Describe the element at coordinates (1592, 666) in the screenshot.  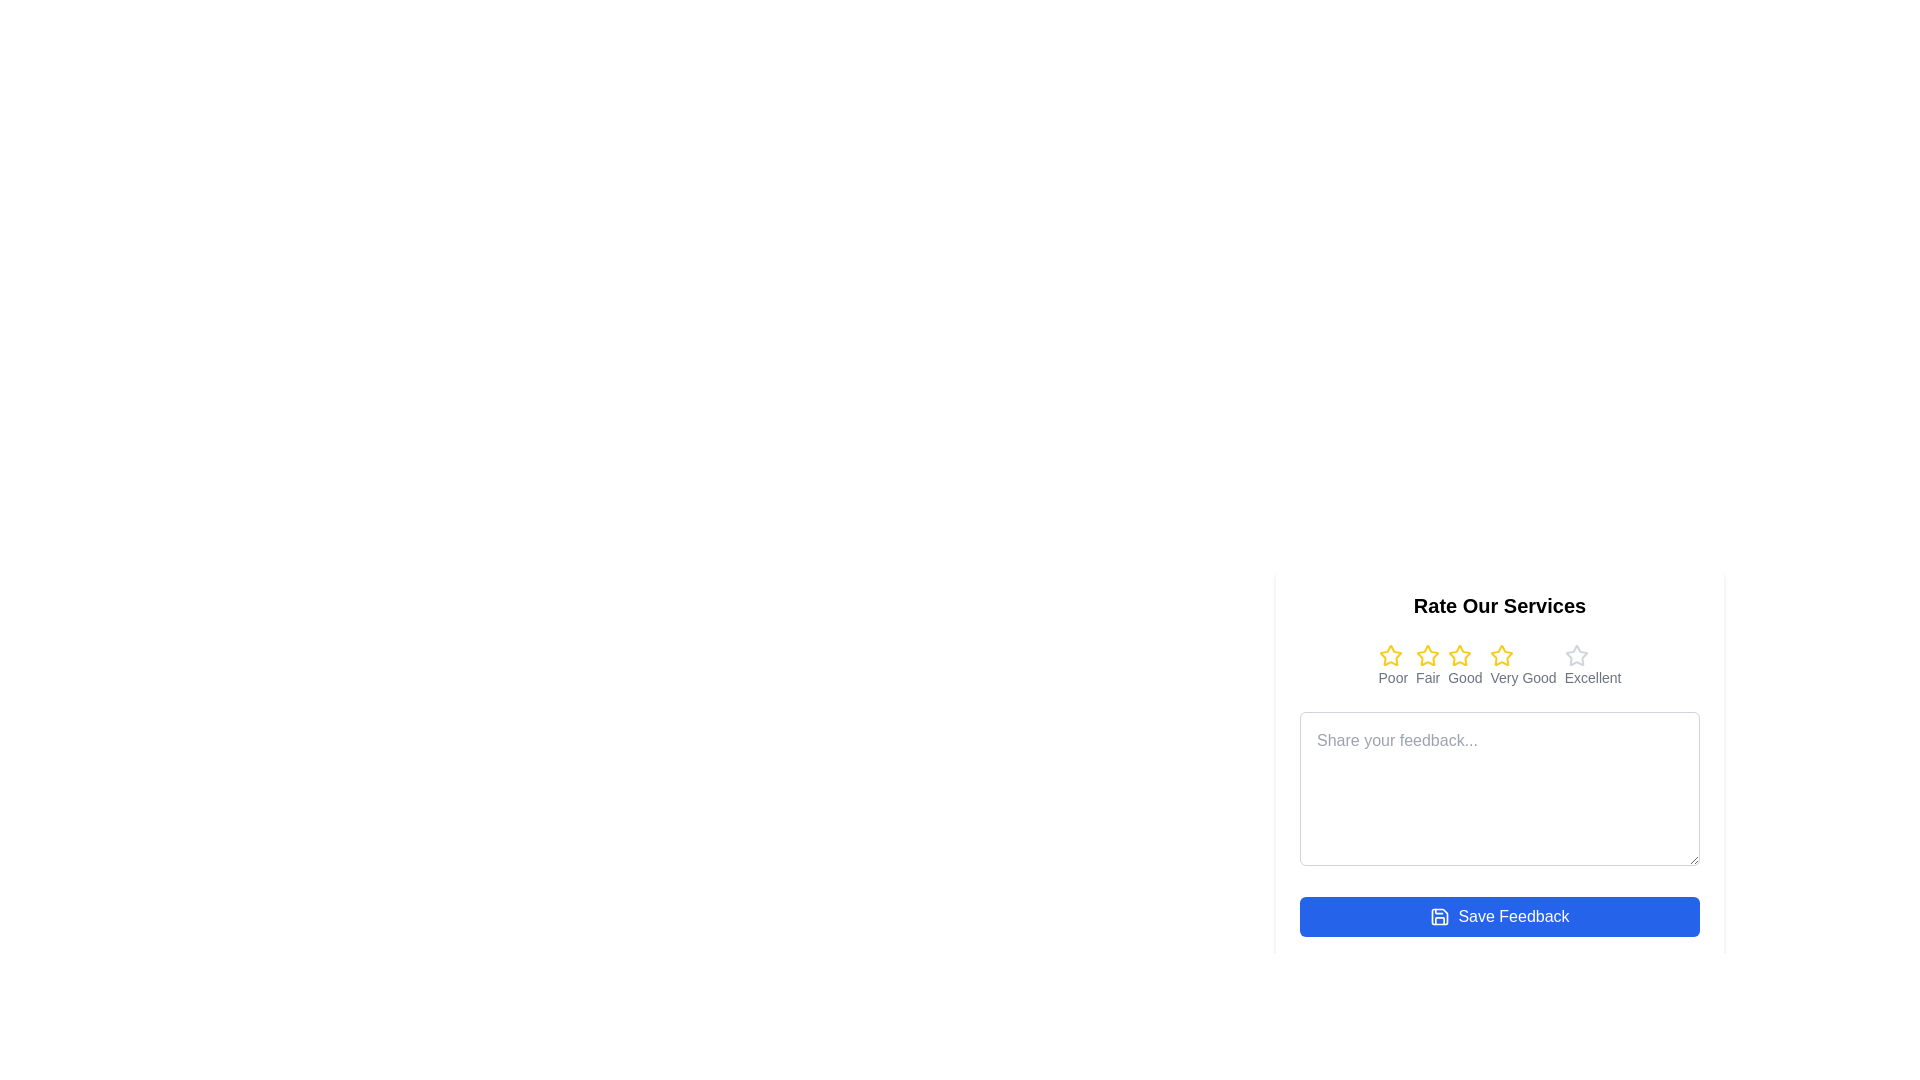
I see `the 'Excellent' rating star in the rating system located at the rightmost end under the header 'Rate Our Services'` at that location.